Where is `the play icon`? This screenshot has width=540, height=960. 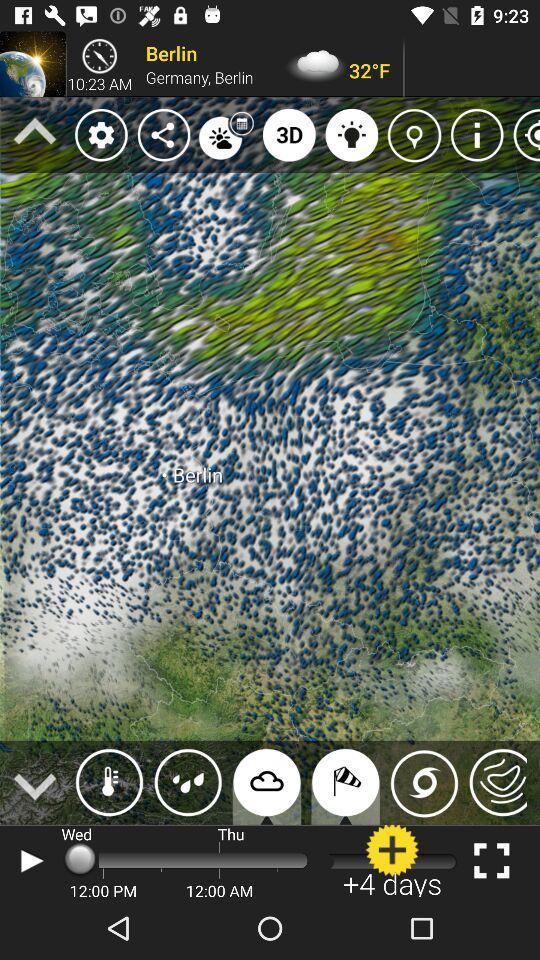
the play icon is located at coordinates (28, 859).